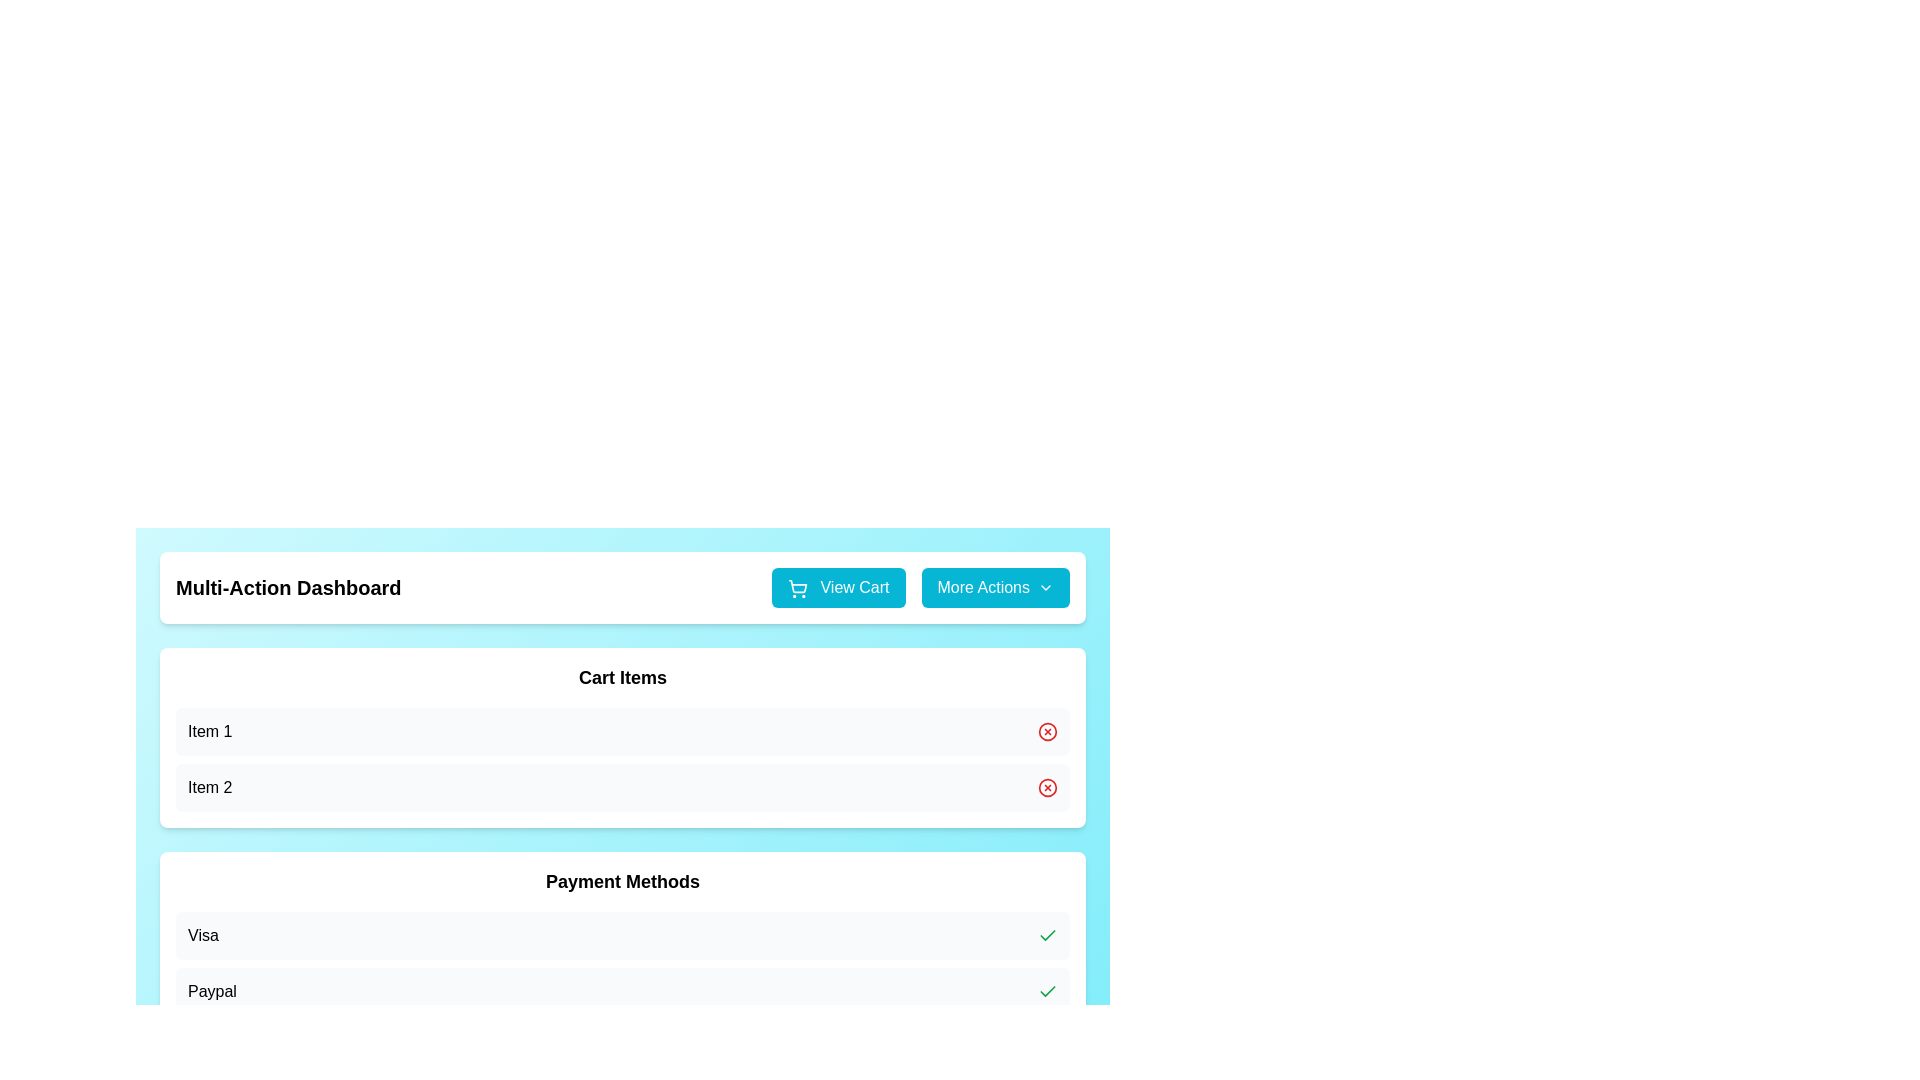 The width and height of the screenshot is (1920, 1080). I want to click on the delete button styled as an SVG icon located in the second row of the Cart Items section, adjacent to the text label 'Item 2', so click(1046, 732).